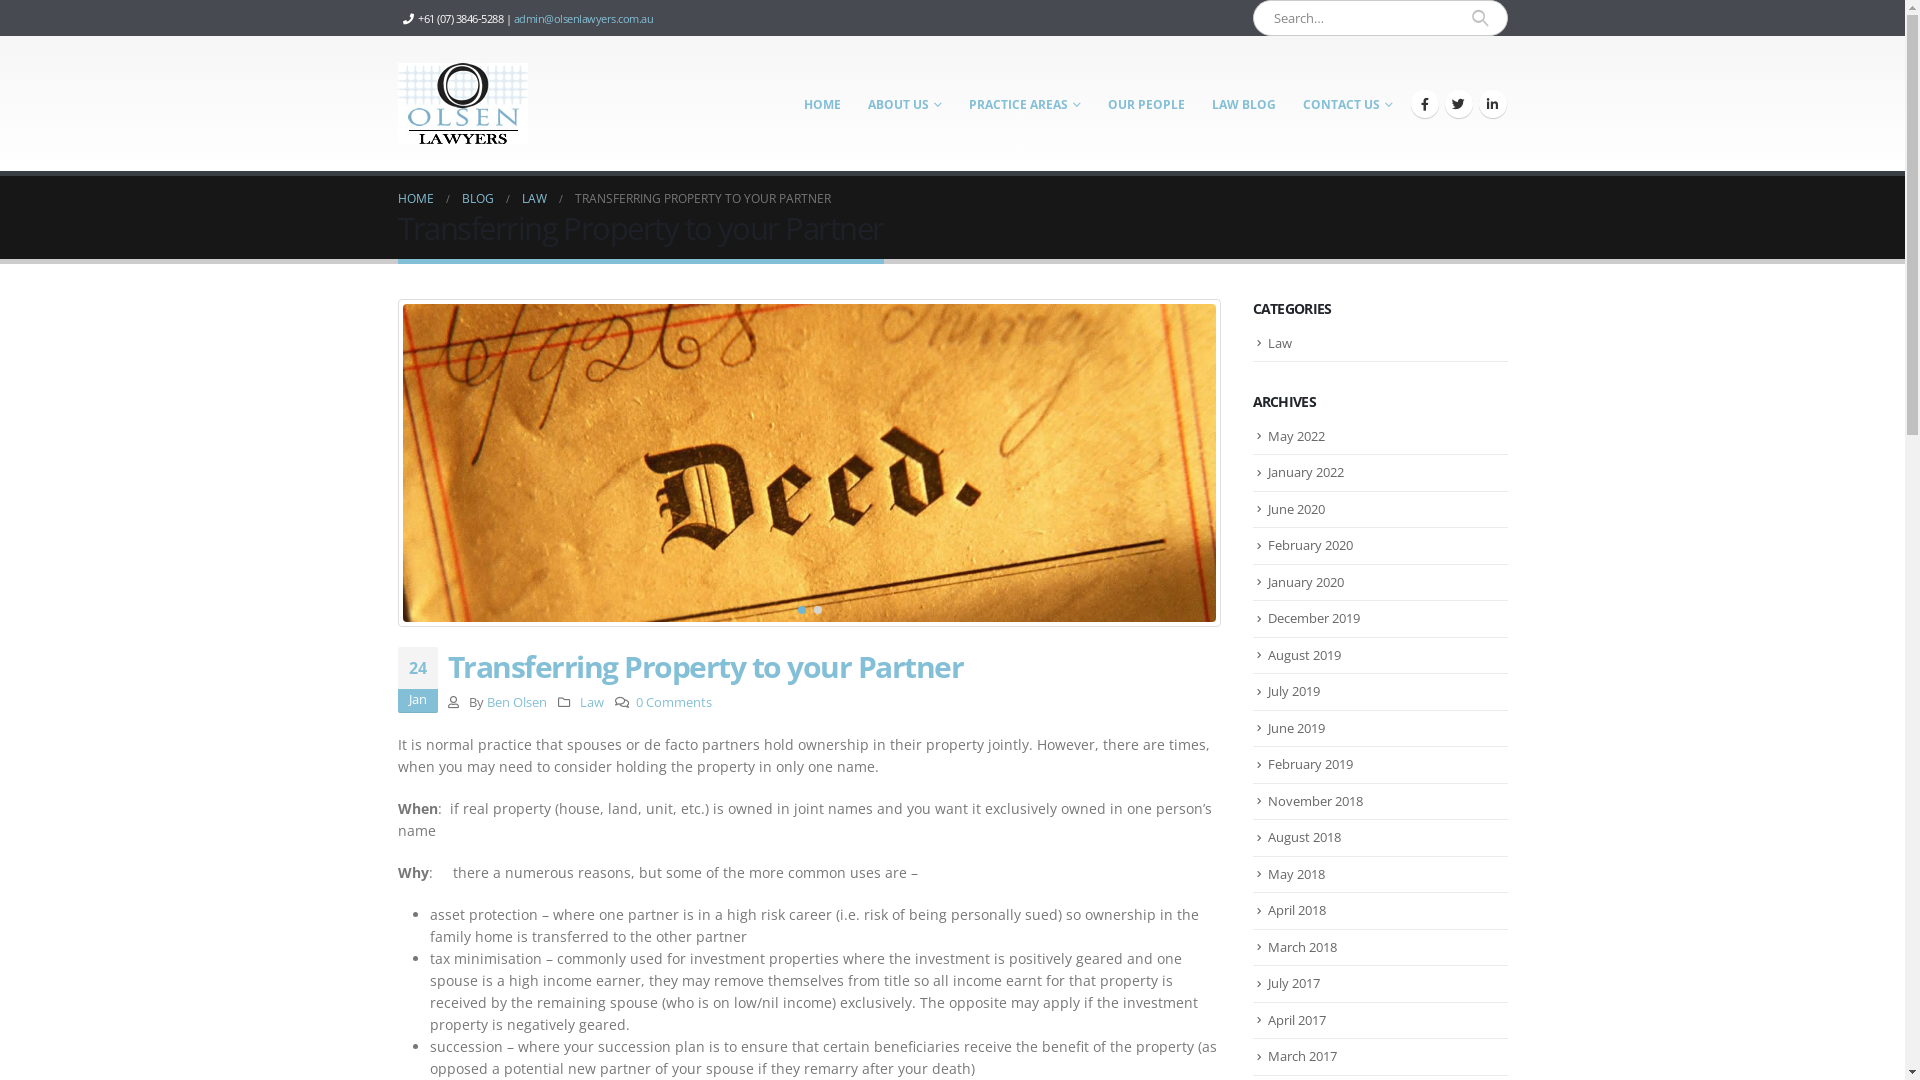  I want to click on 'January 2022', so click(1266, 471).